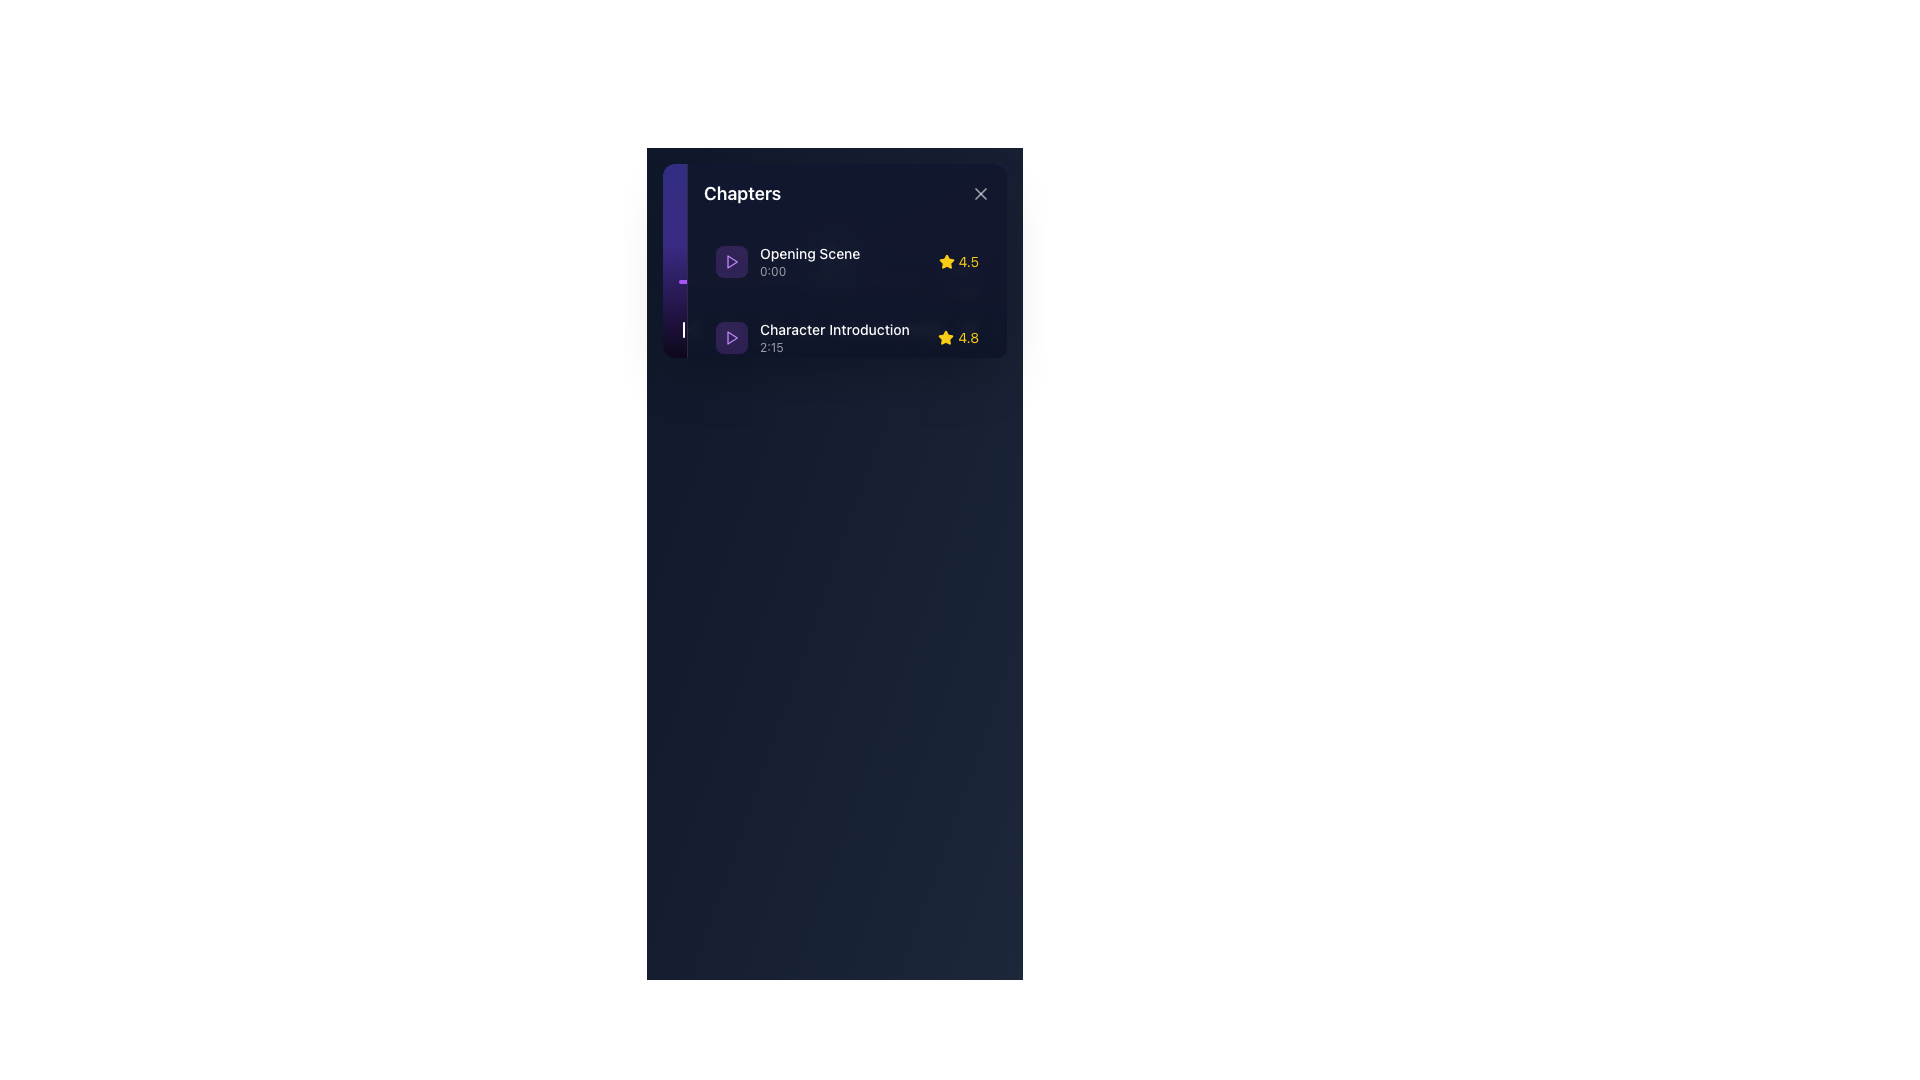 The image size is (1920, 1080). Describe the element at coordinates (810, 261) in the screenshot. I see `the 'Opening Scene' text label with a smaller '0:00' below it, located in the 'Chapters' panel as the first item in the list` at that location.